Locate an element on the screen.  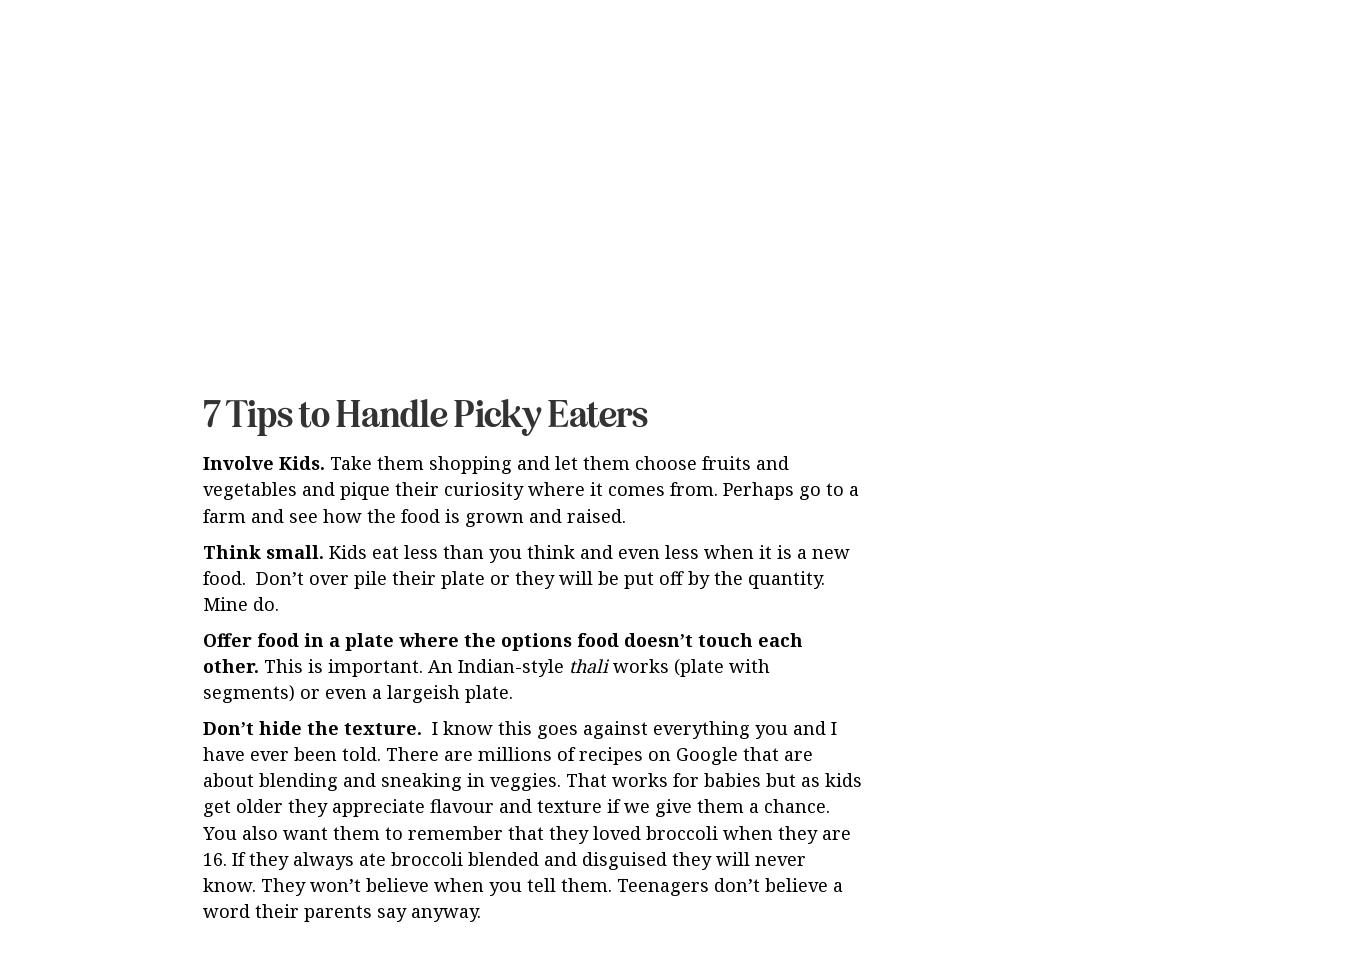
'This is important. An Indian-style' is located at coordinates (413, 499).